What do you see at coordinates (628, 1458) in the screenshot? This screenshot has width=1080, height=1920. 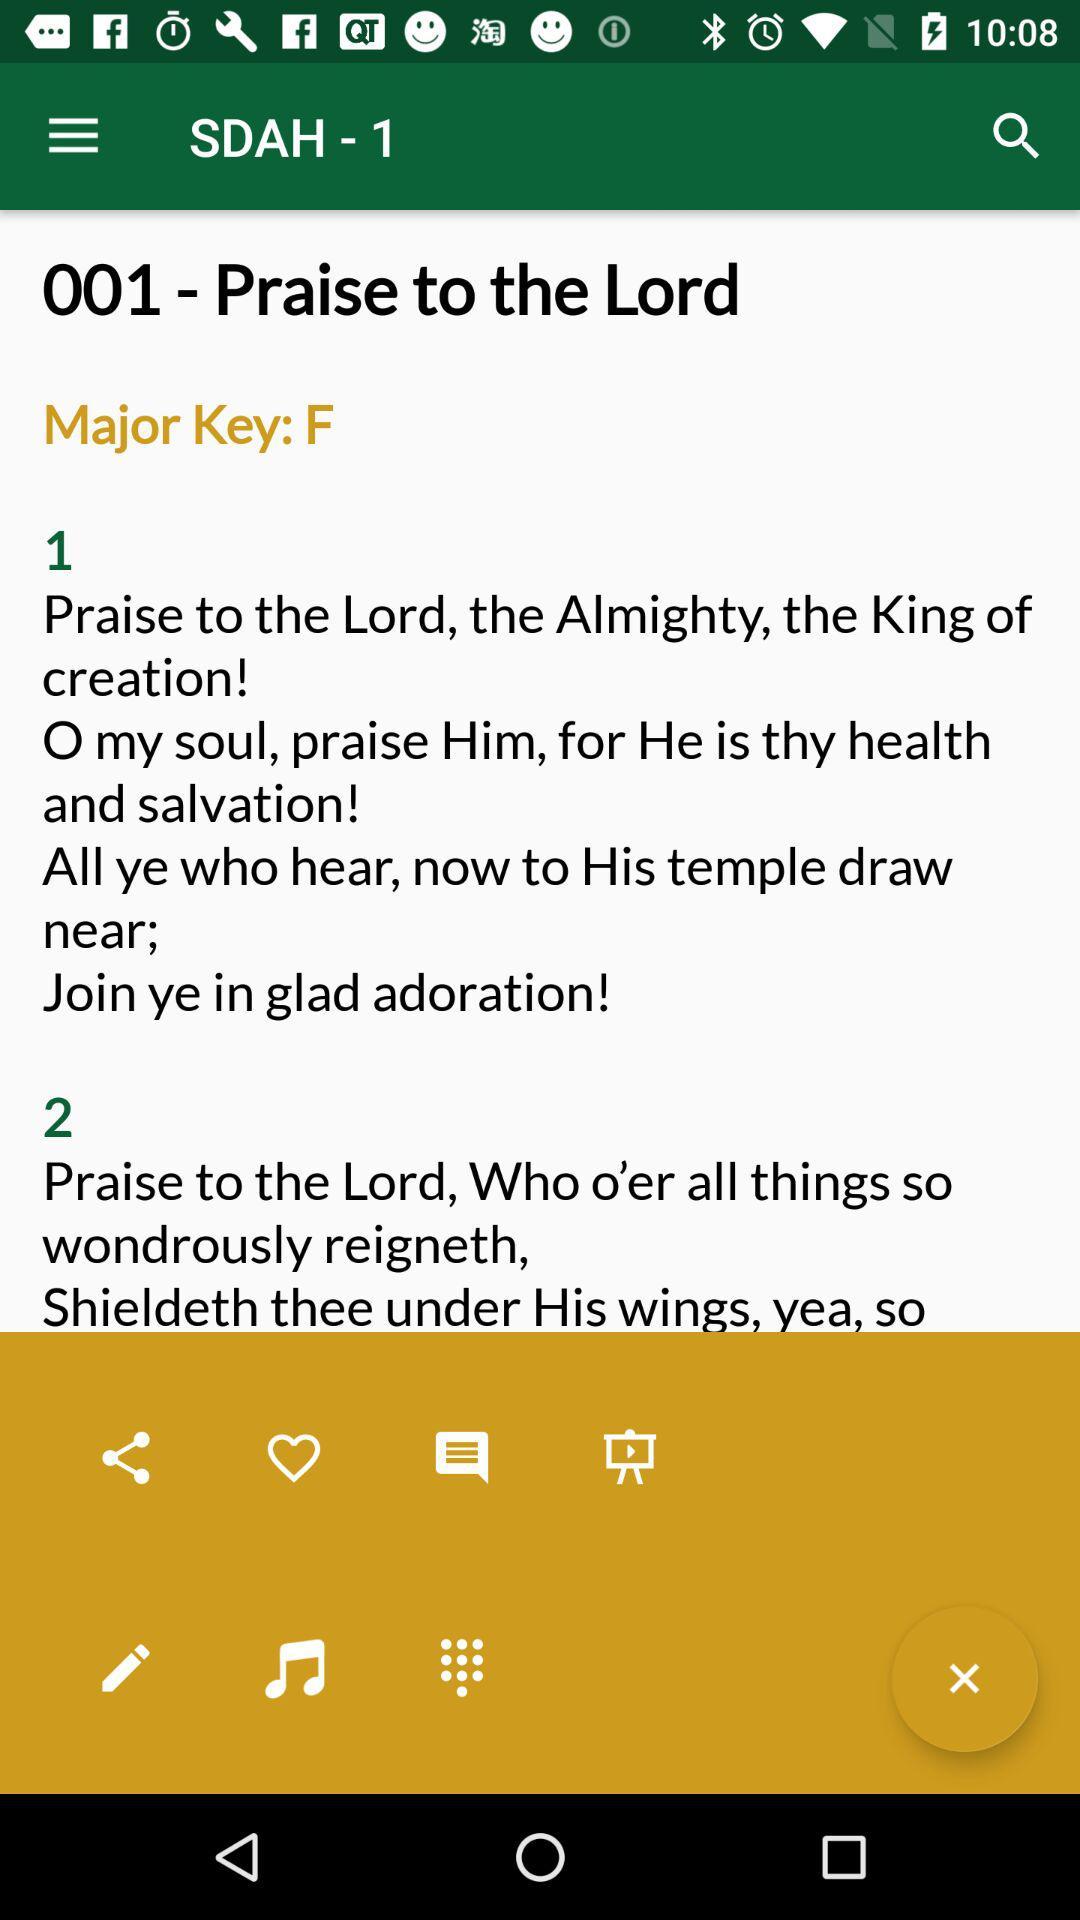 I see `click that option` at bounding box center [628, 1458].